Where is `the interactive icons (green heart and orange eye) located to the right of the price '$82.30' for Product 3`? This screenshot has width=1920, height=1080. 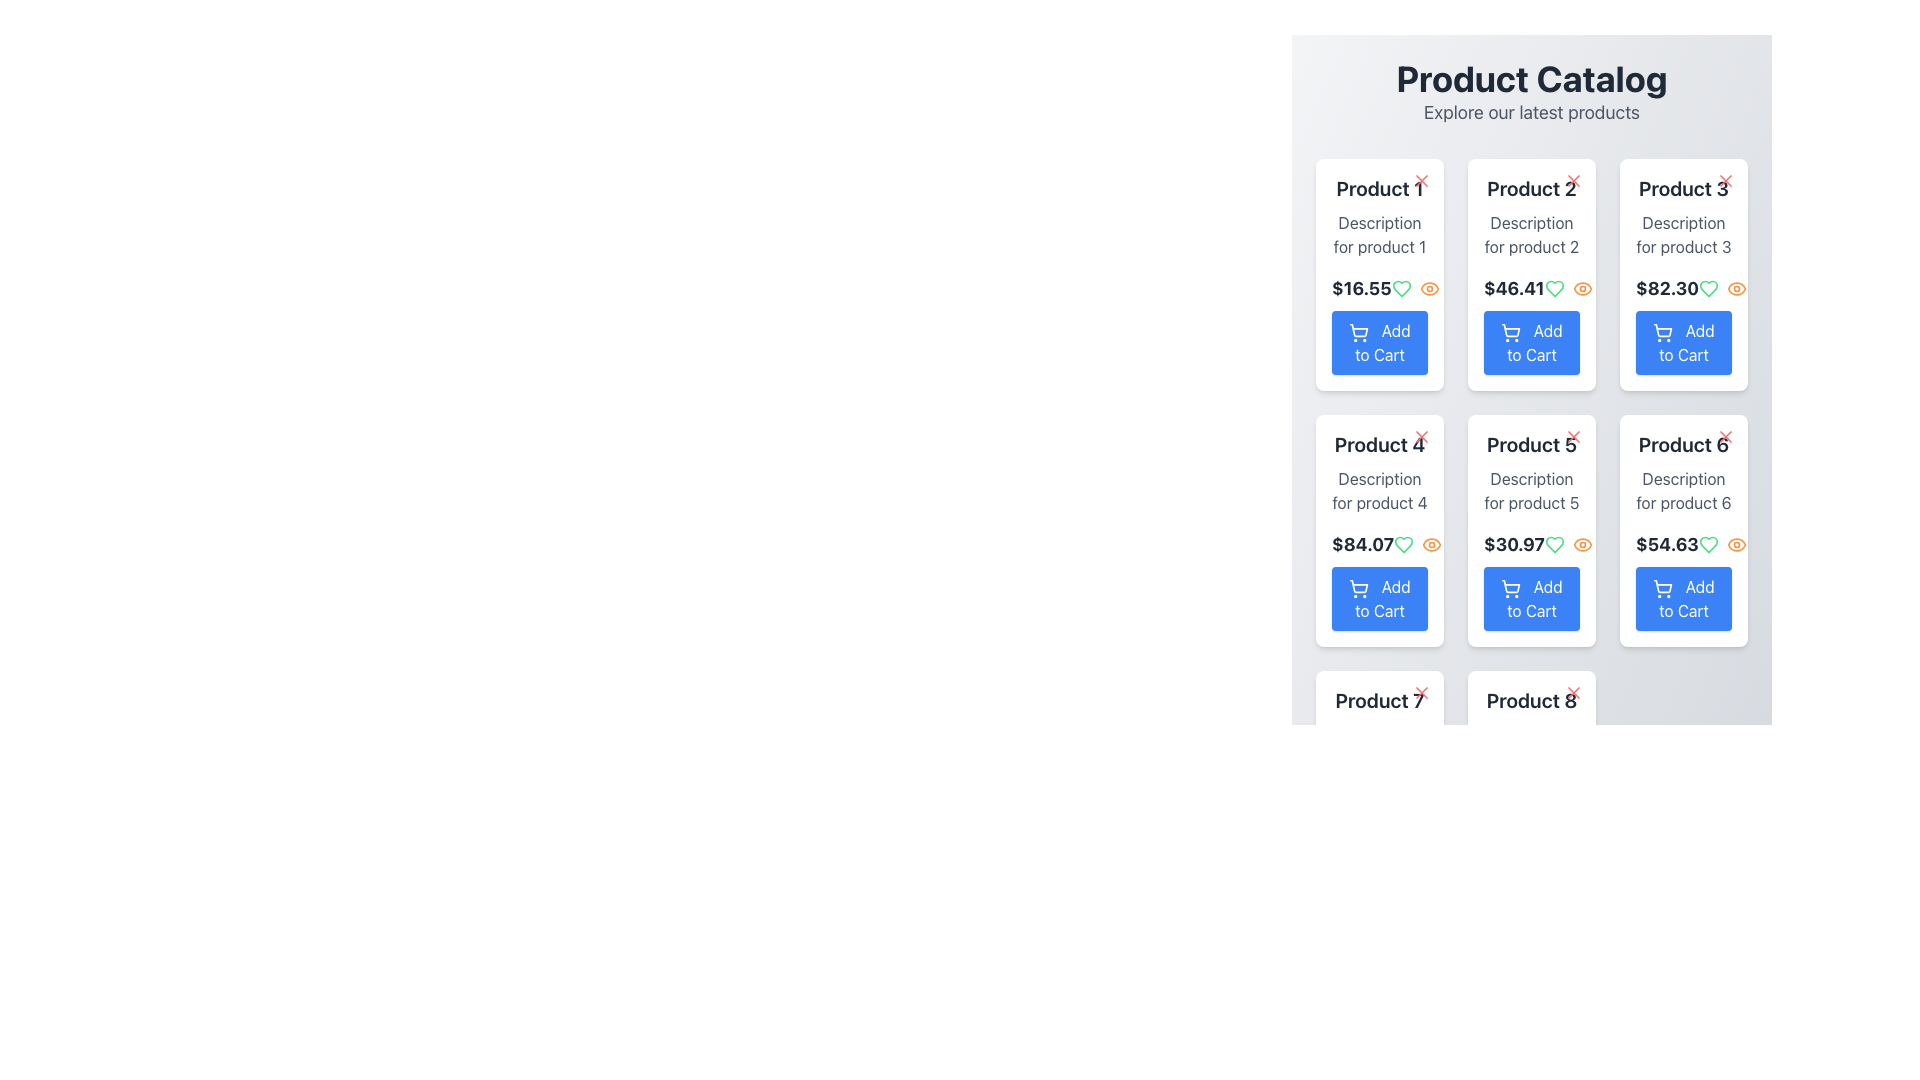
the interactive icons (green heart and orange eye) located to the right of the price '$82.30' for Product 3 is located at coordinates (1722, 289).